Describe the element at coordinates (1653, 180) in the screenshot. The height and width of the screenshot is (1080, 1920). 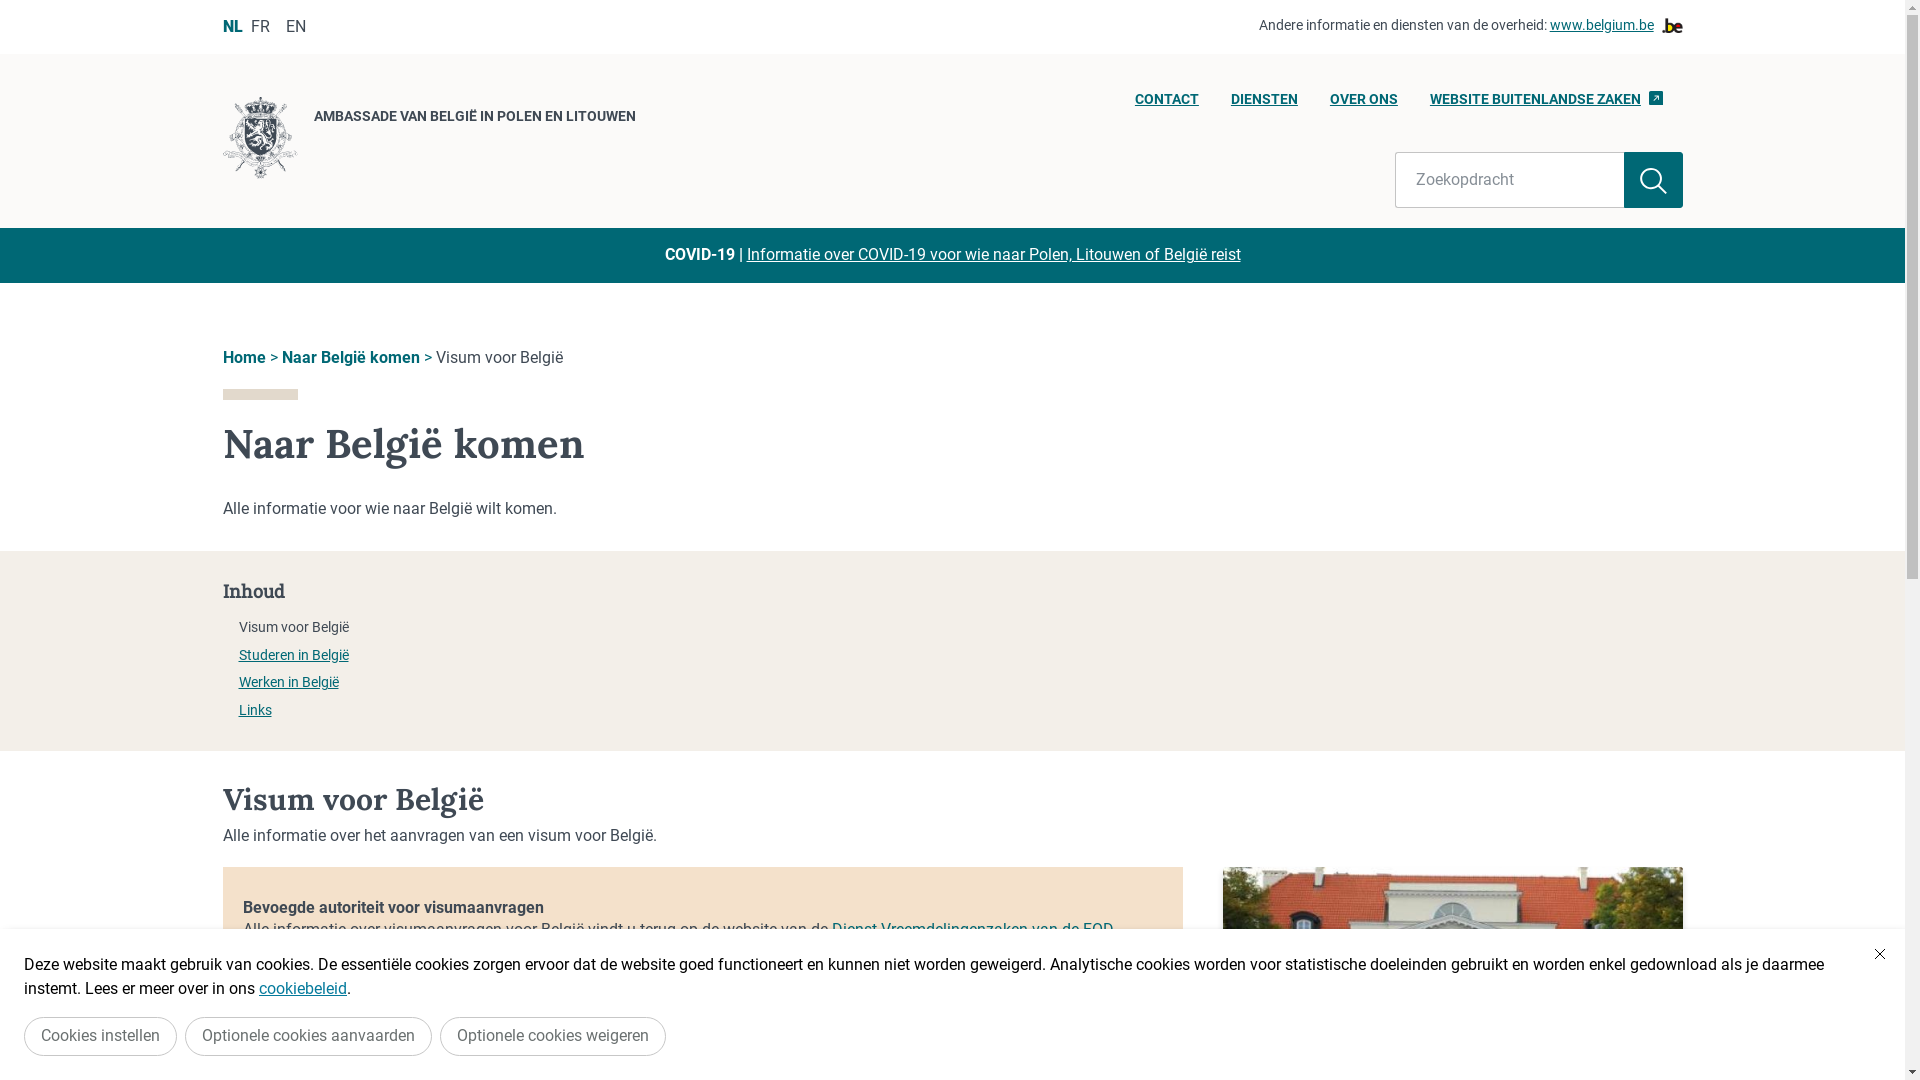
I see `'Filteren'` at that location.